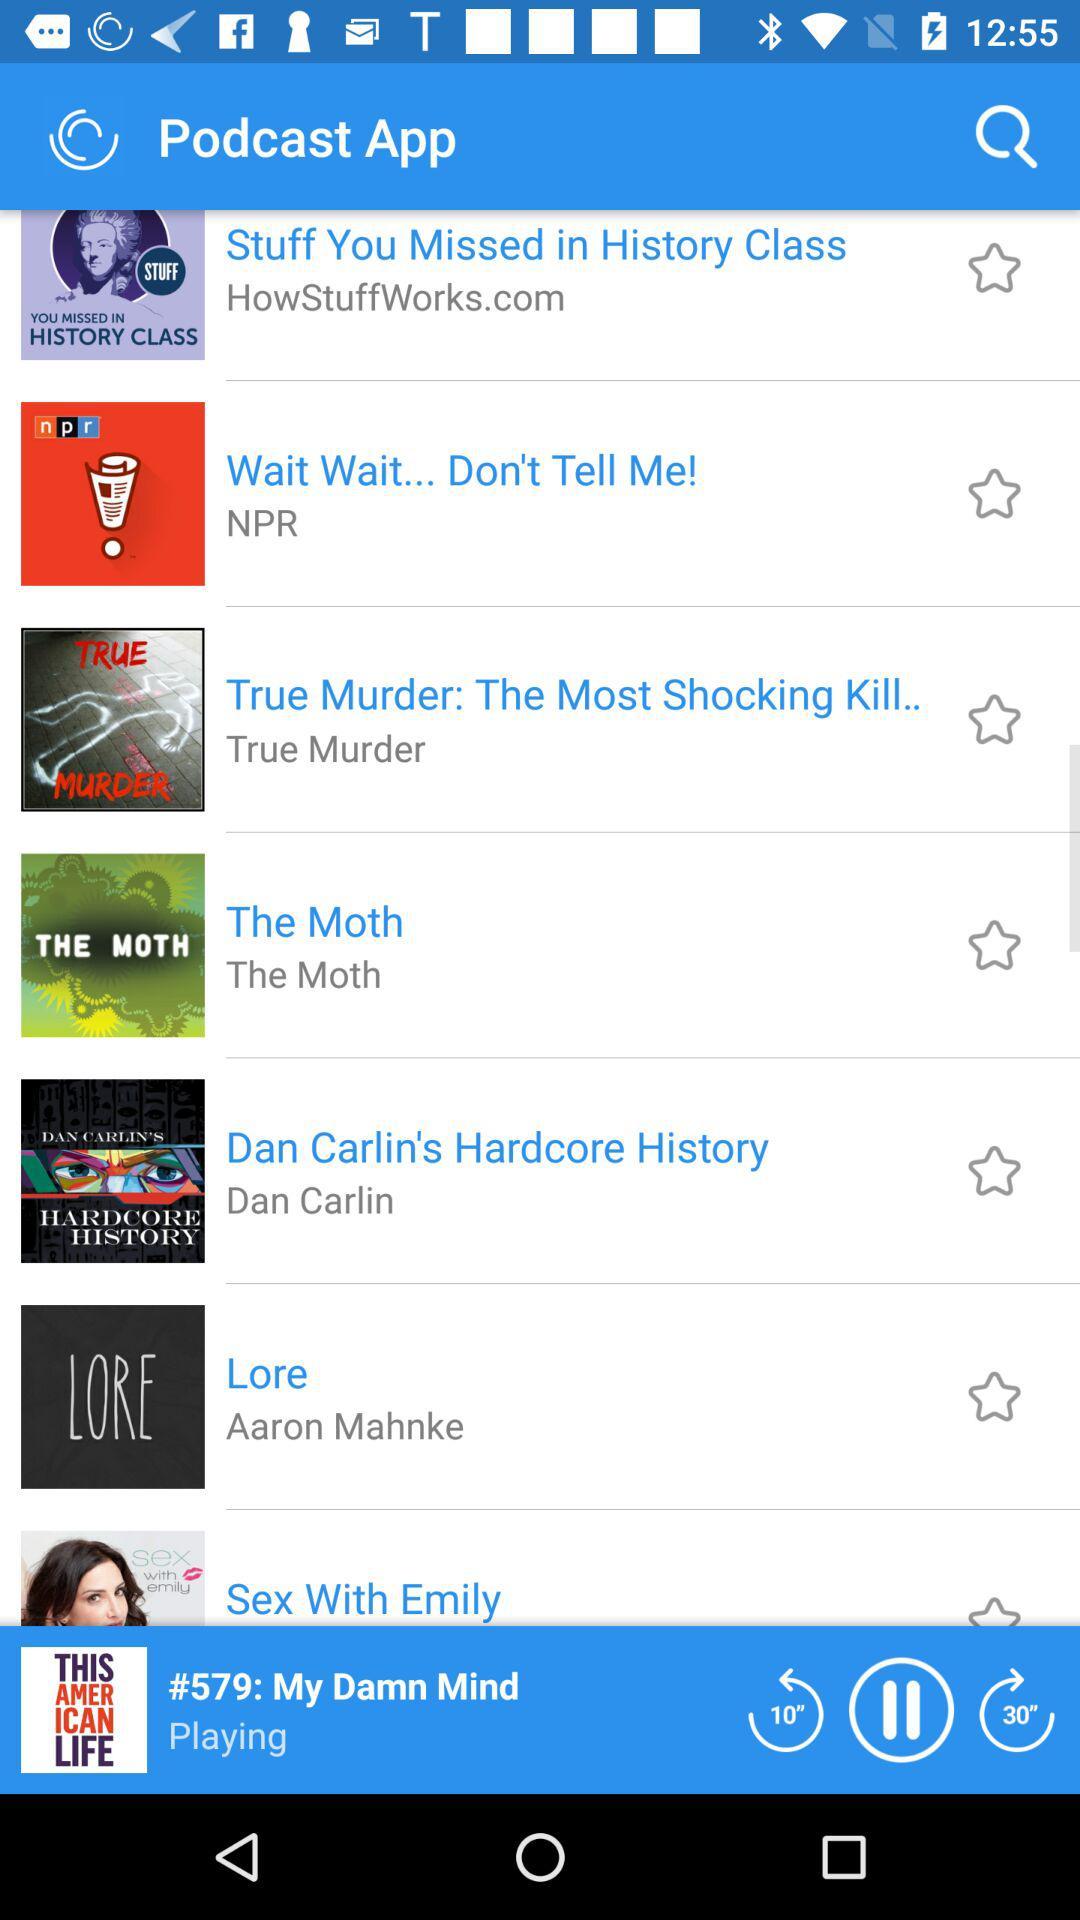  What do you see at coordinates (994, 267) in the screenshot?
I see `to starred` at bounding box center [994, 267].